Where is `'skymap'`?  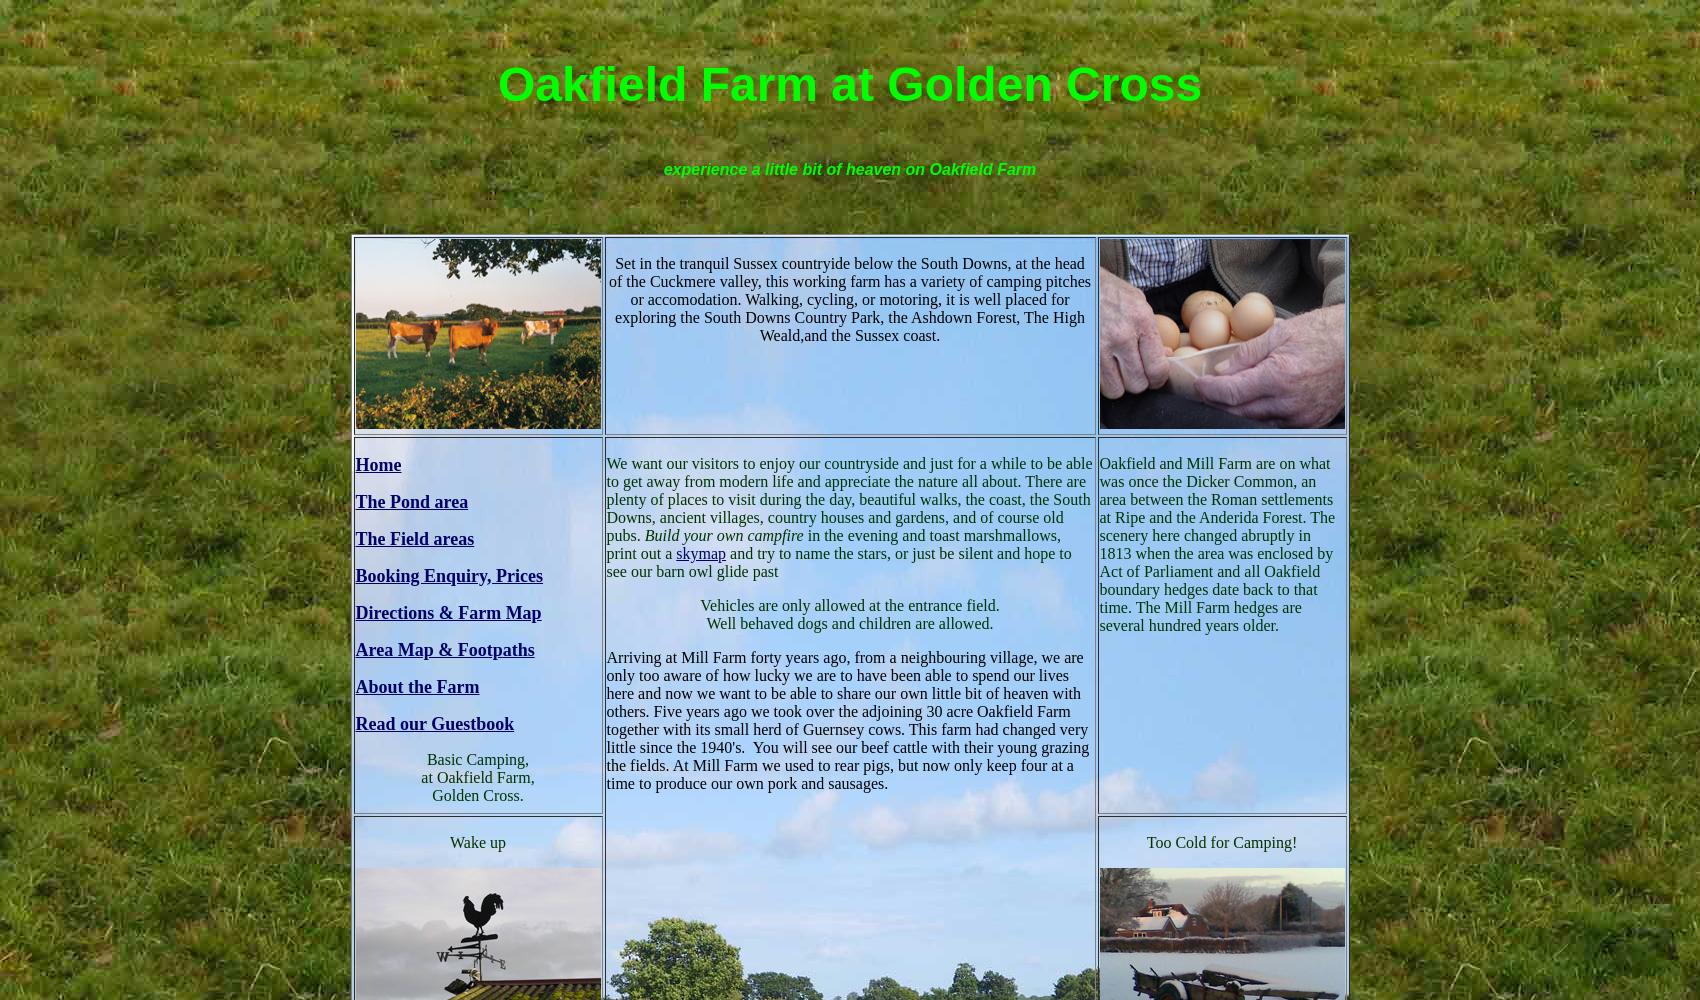 'skymap' is located at coordinates (701, 552).